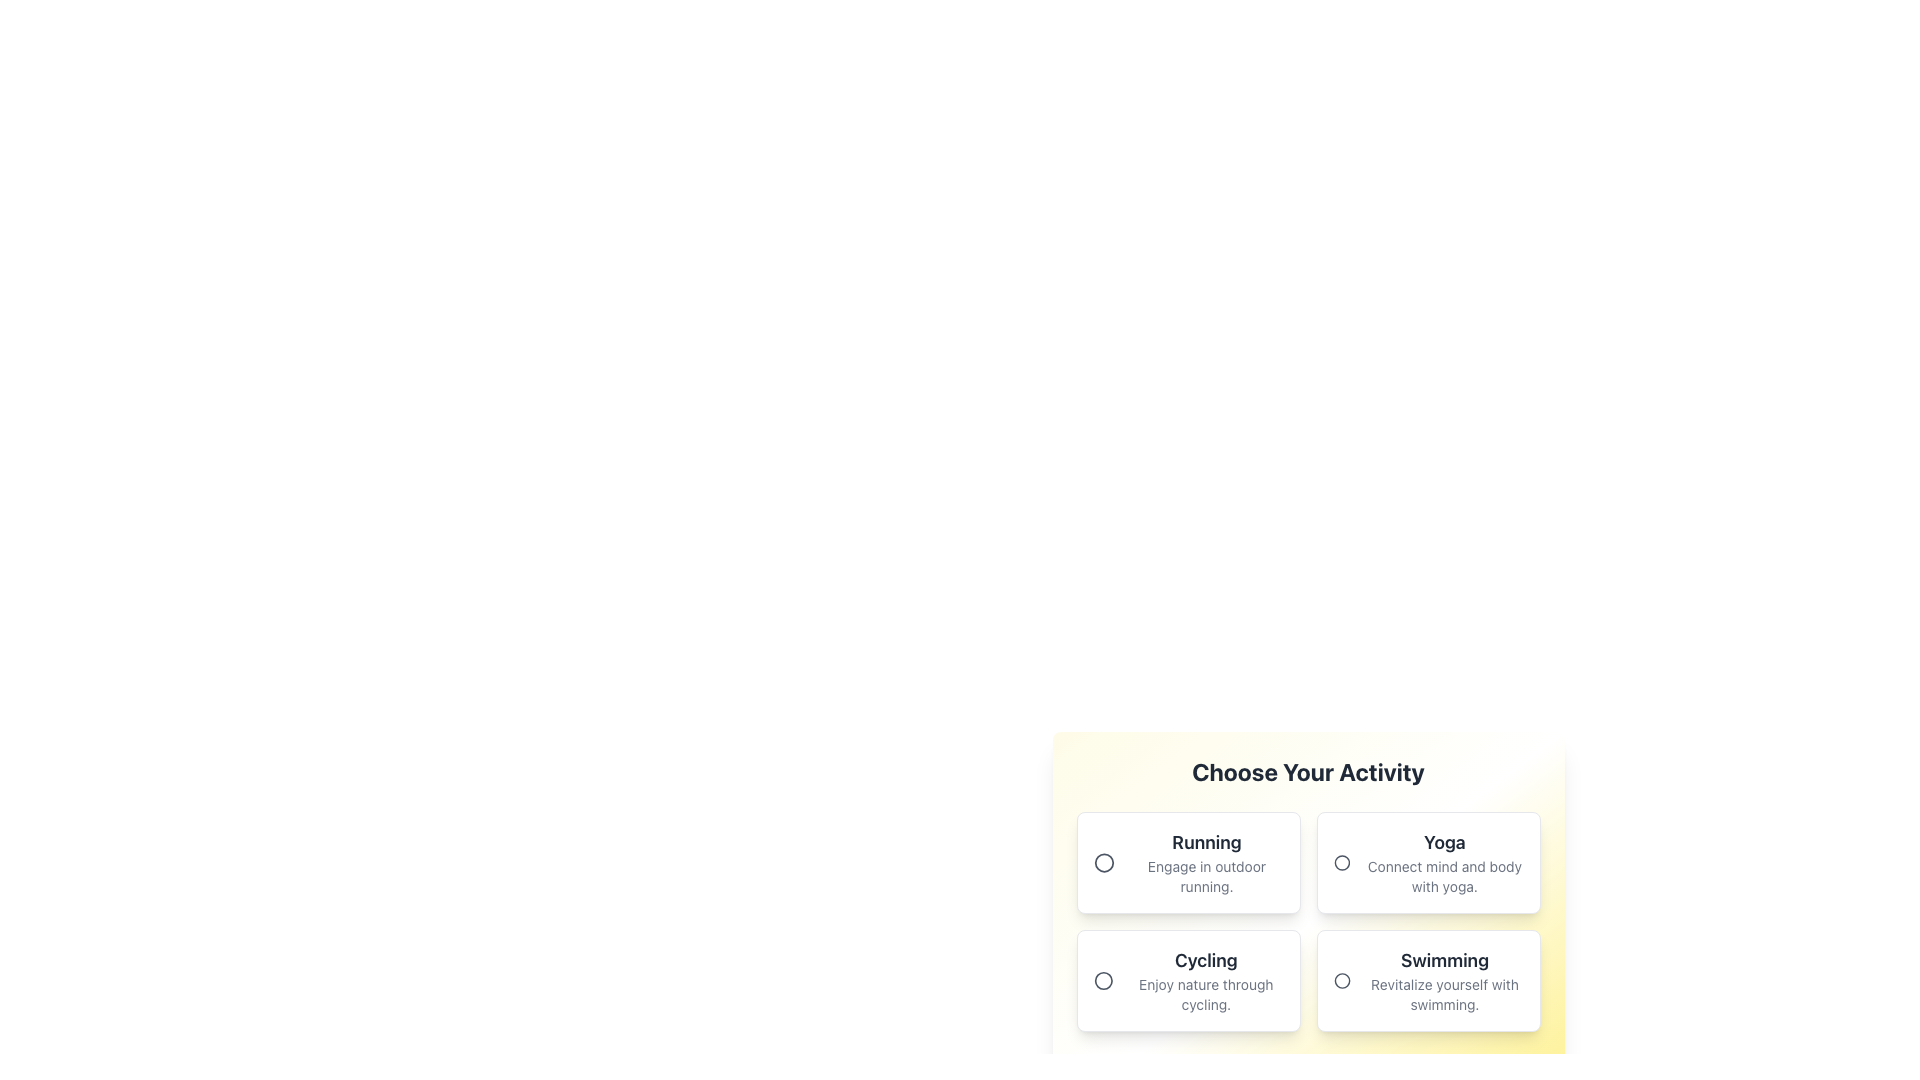  What do you see at coordinates (1102, 979) in the screenshot?
I see `the decorative circular icon representing the selection indicator for the 'Cycling' option in the 'Choose Your Activity' section to receive interface feedback` at bounding box center [1102, 979].